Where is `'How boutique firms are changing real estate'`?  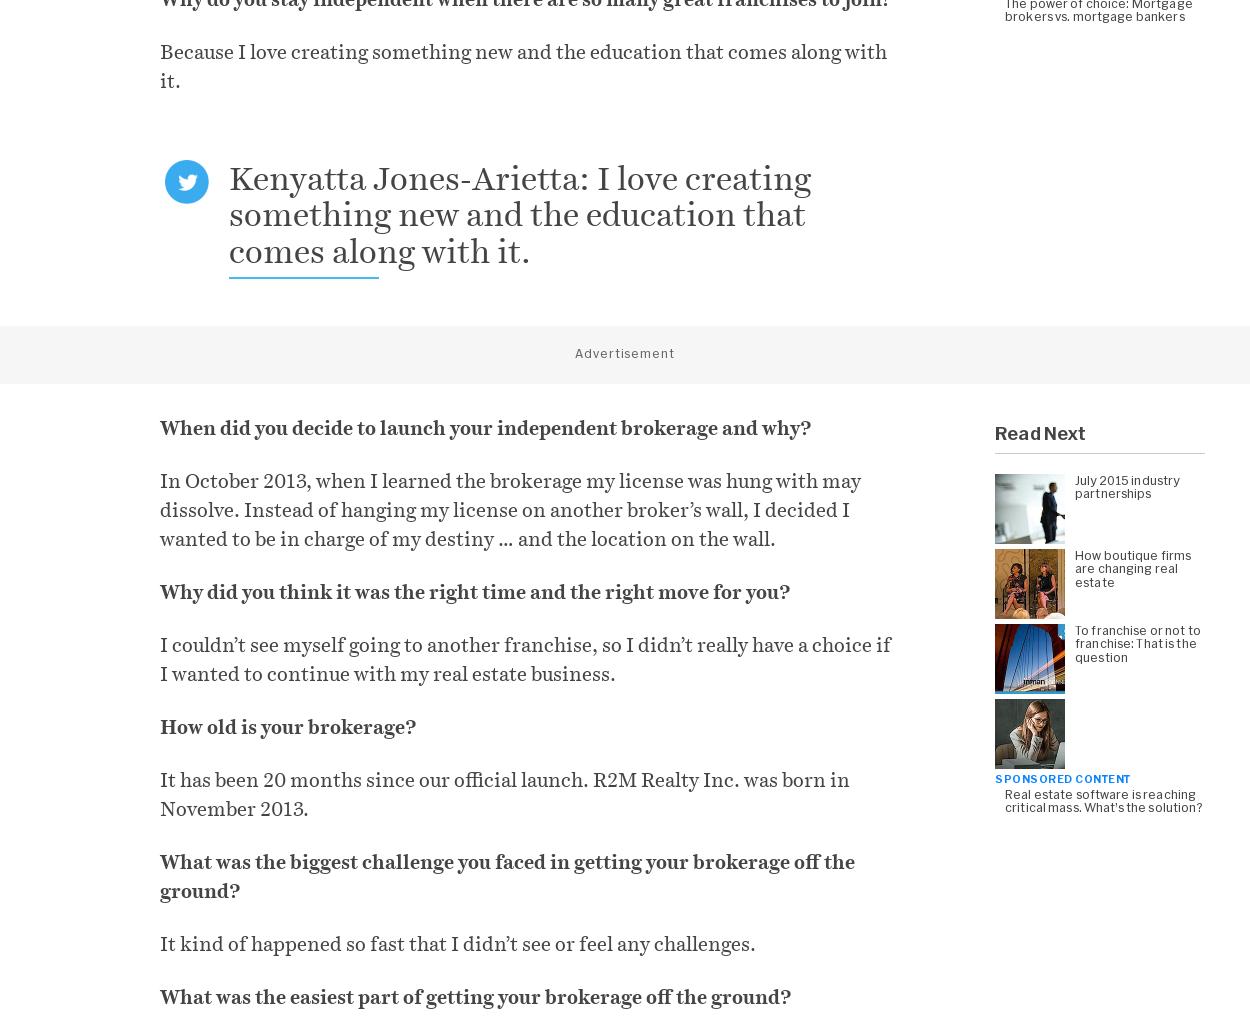 'How boutique firms are changing real estate' is located at coordinates (1133, 567).